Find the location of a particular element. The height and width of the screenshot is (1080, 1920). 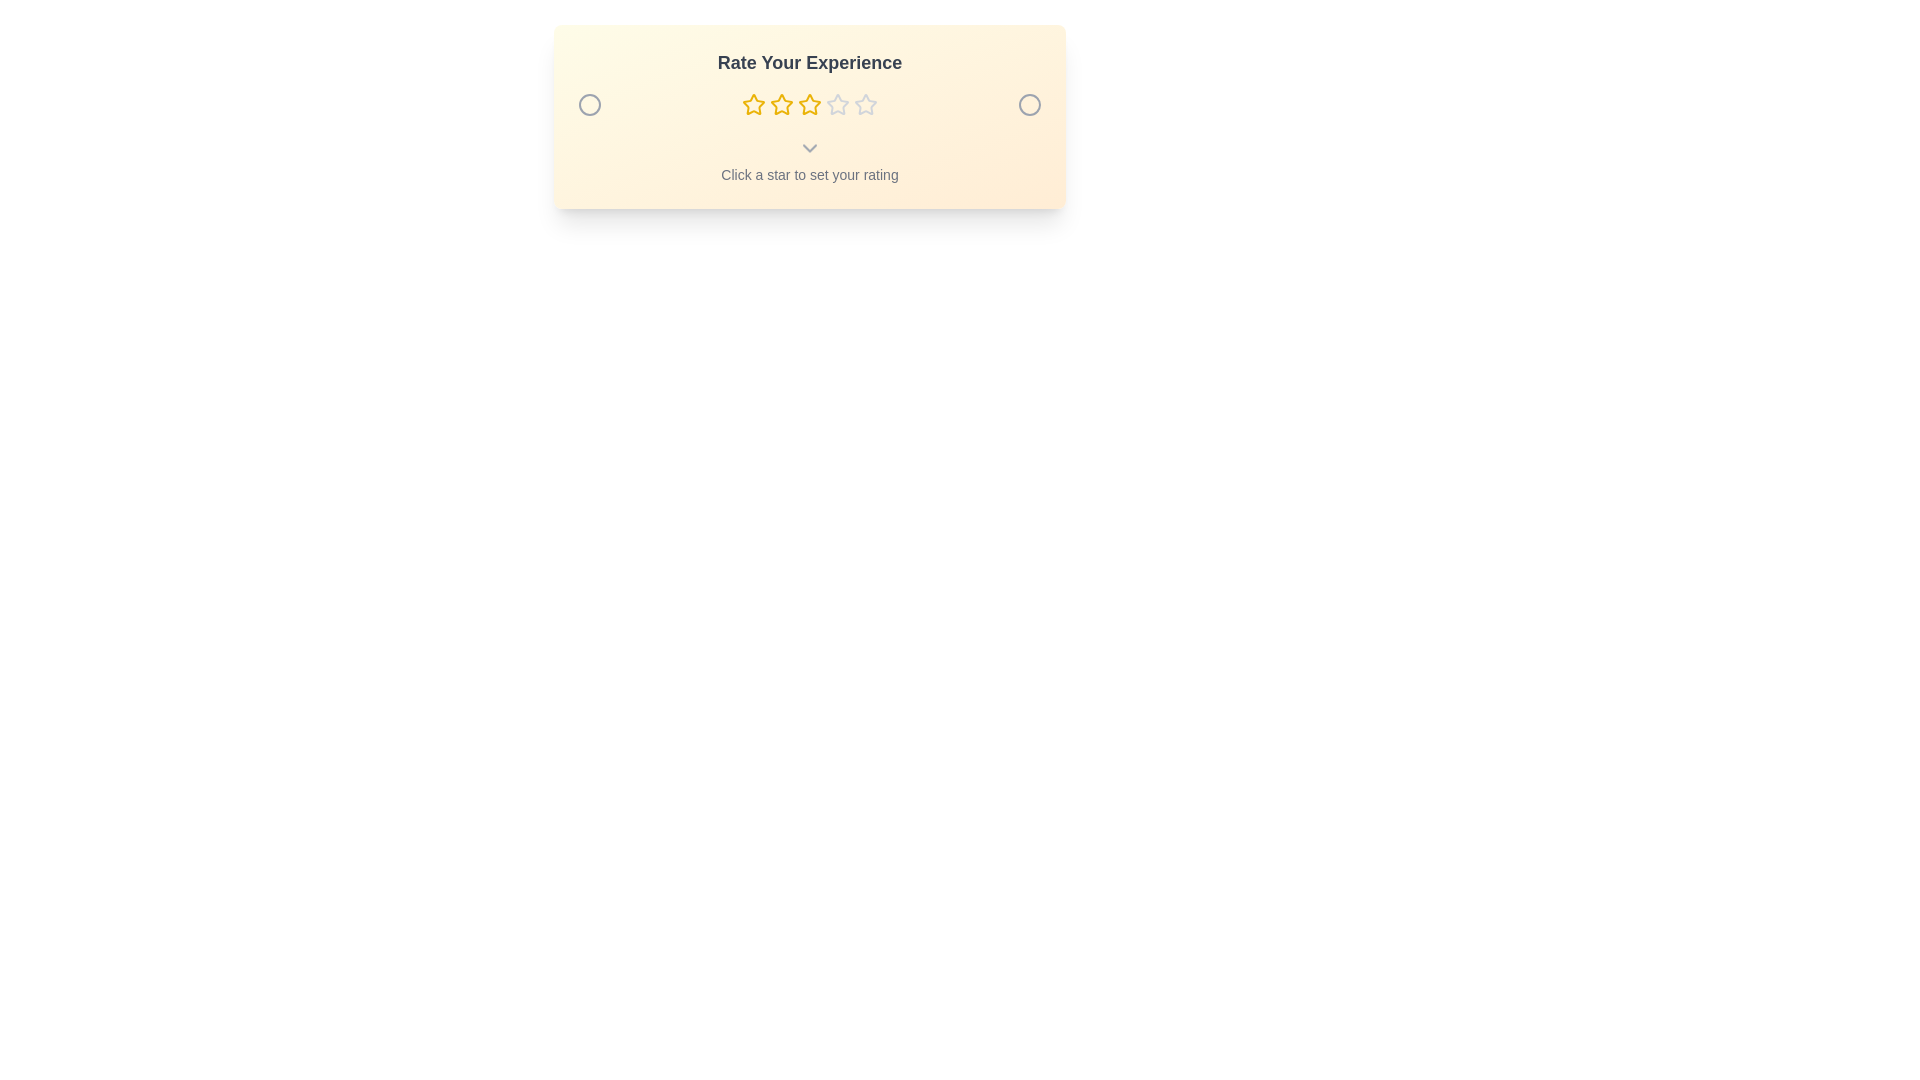

the star representing the desired rating 1 is located at coordinates (752, 104).